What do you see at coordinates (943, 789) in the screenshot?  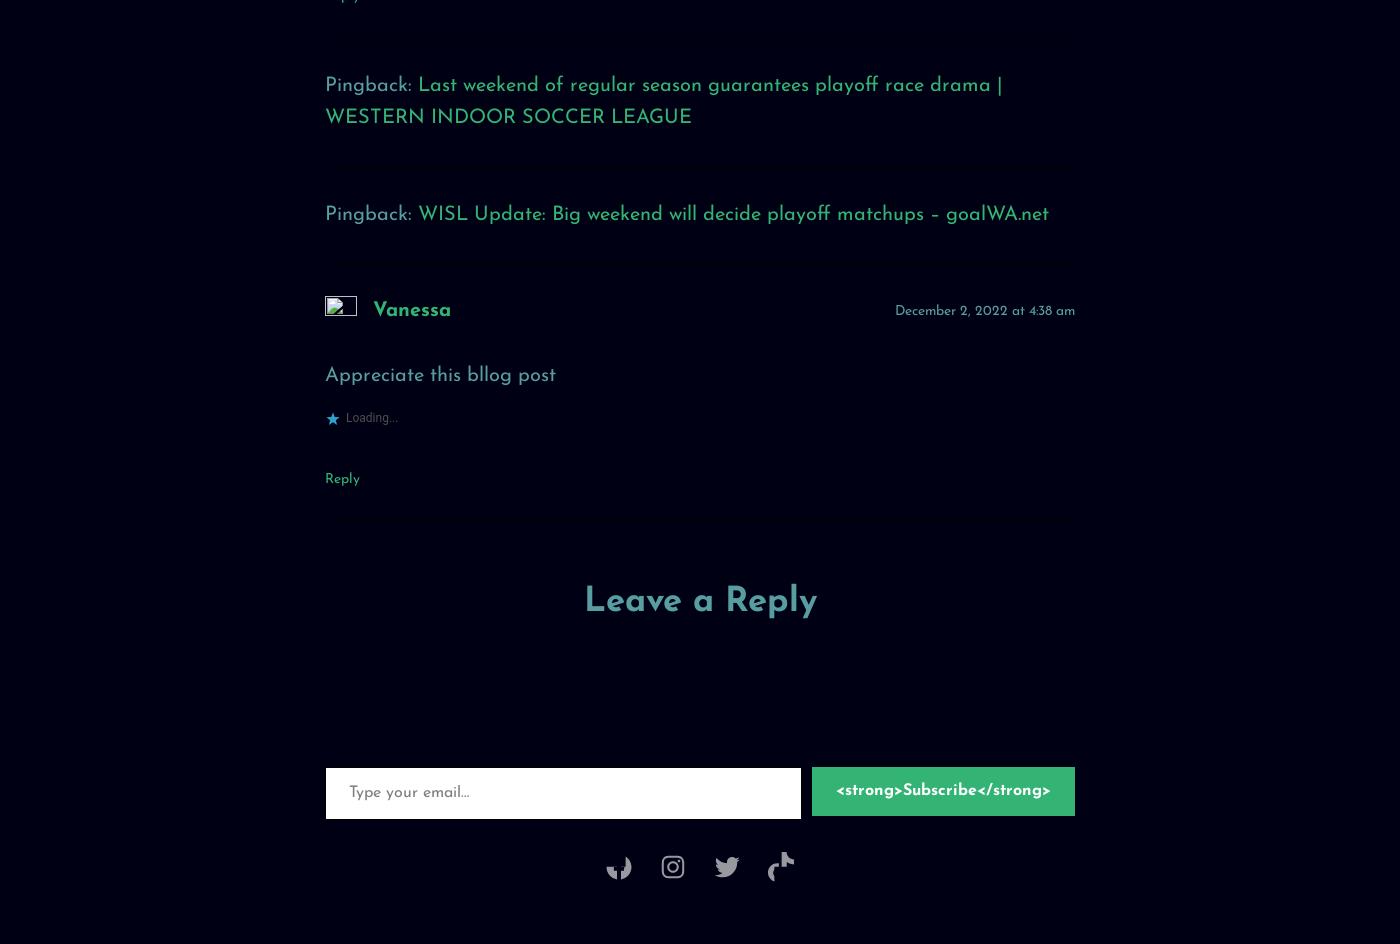 I see `'<strong>Subscribe</strong>'` at bounding box center [943, 789].